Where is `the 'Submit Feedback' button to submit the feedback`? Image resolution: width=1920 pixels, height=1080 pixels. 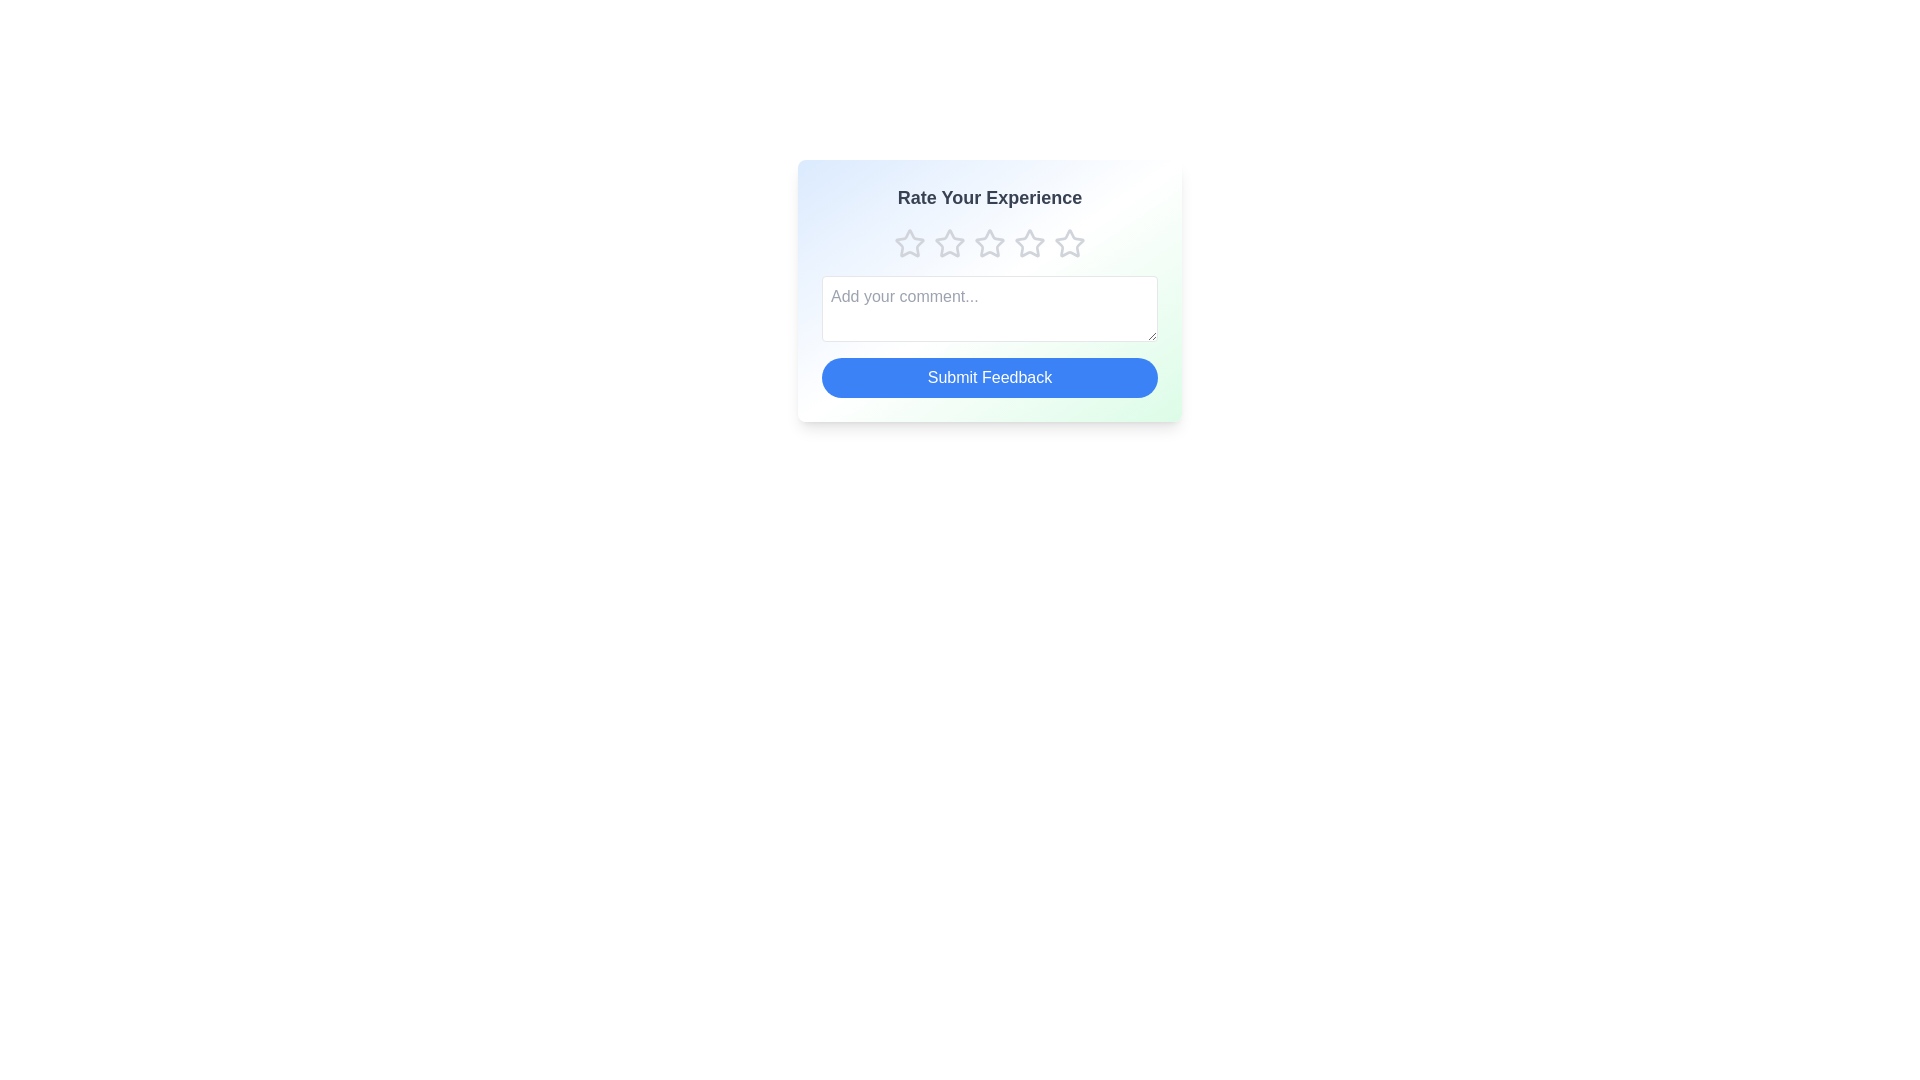 the 'Submit Feedback' button to submit the feedback is located at coordinates (989, 378).